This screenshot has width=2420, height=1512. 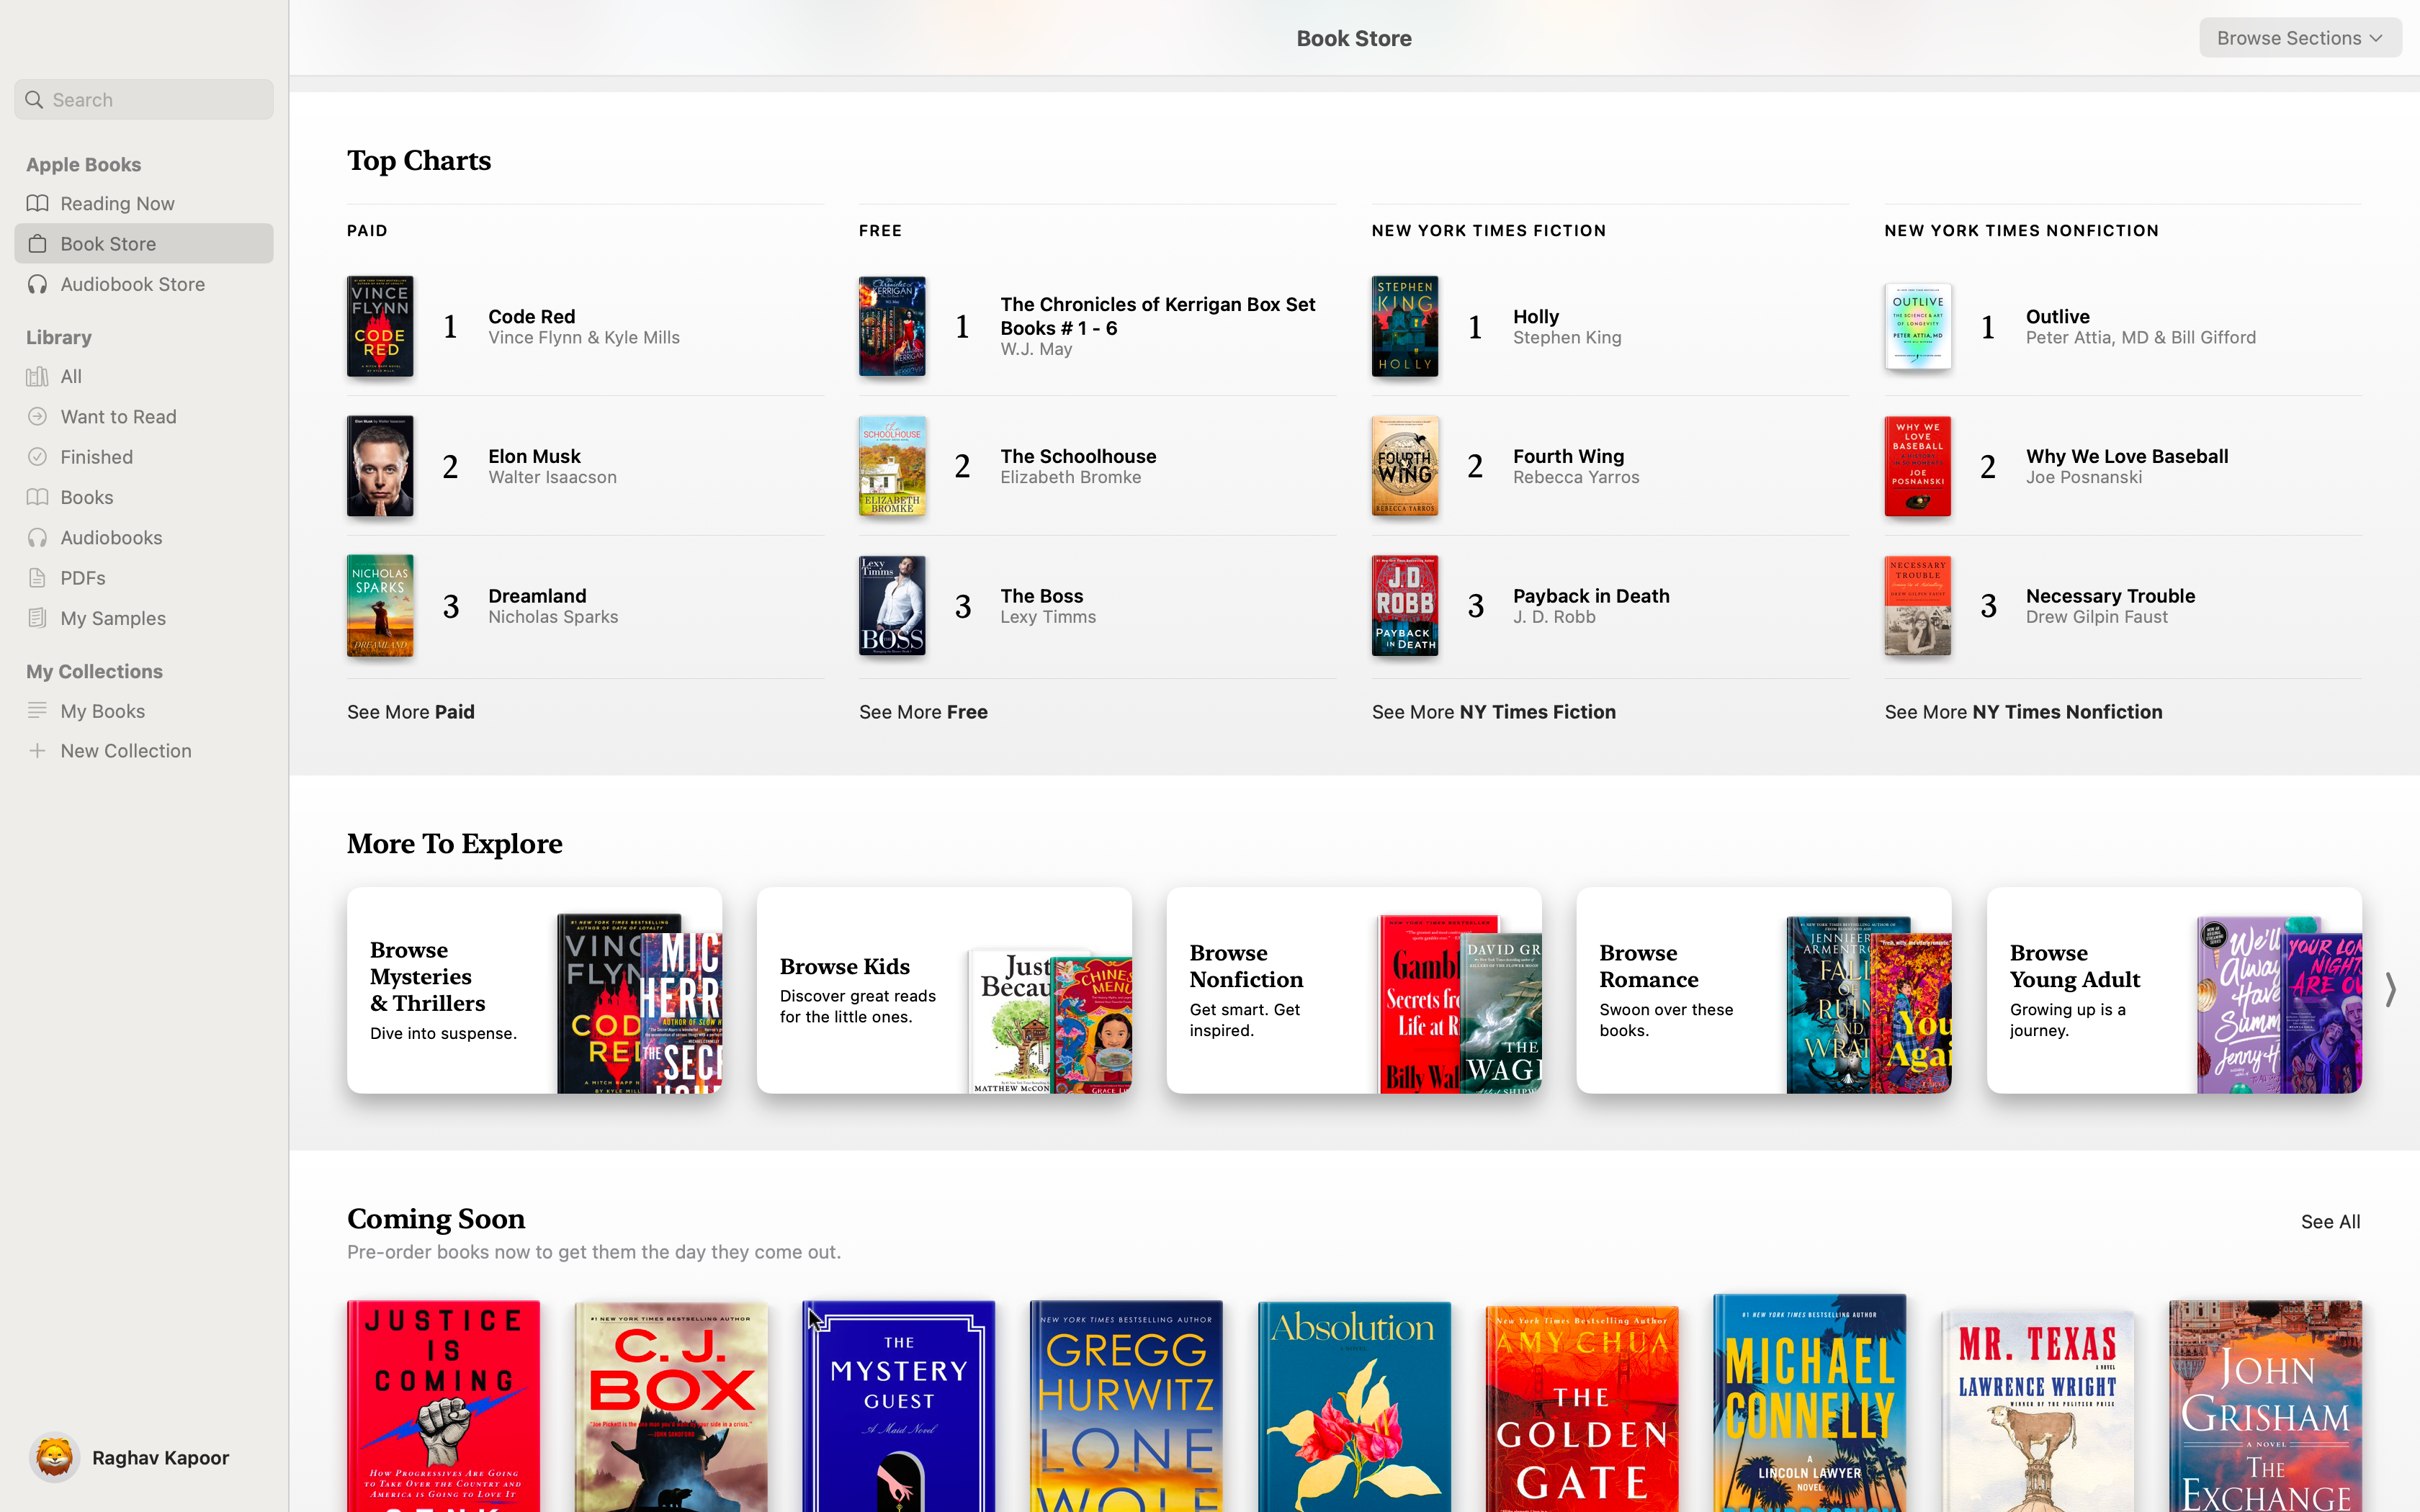 I want to click on the Sci-fi category using the browse dropdown menu in the top right, so click(x=2300, y=37).